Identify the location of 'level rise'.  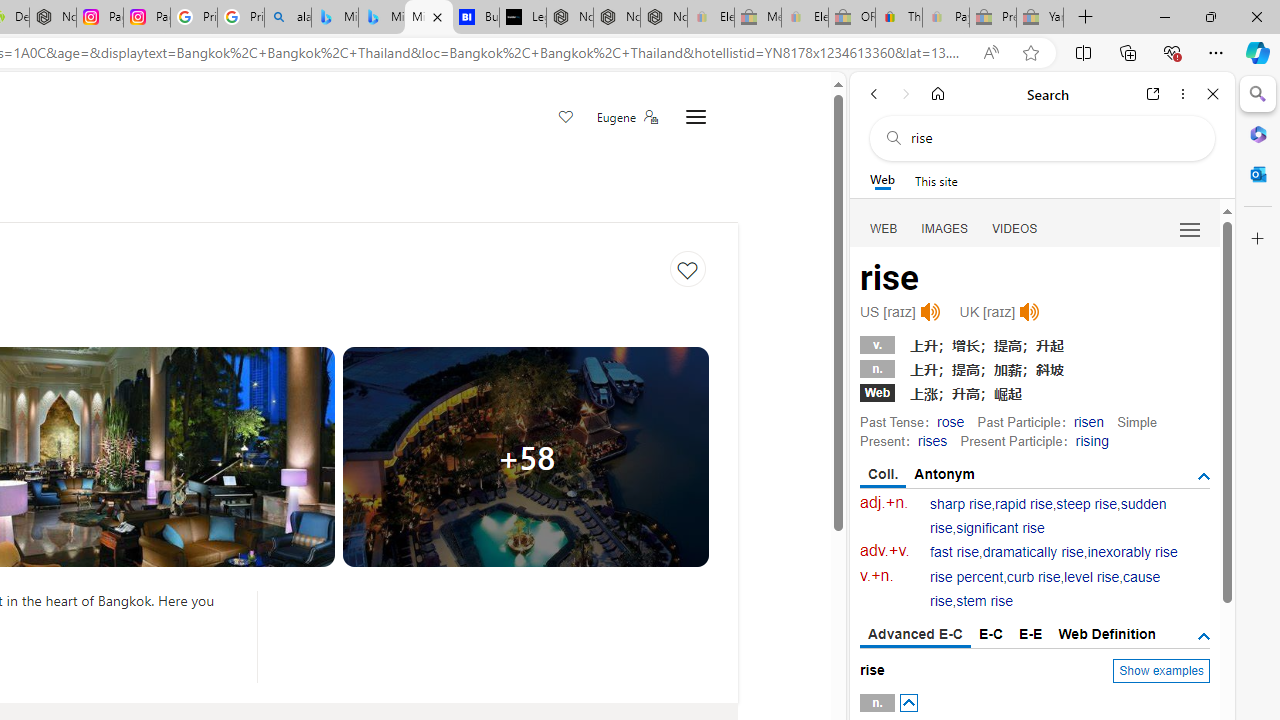
(1090, 577).